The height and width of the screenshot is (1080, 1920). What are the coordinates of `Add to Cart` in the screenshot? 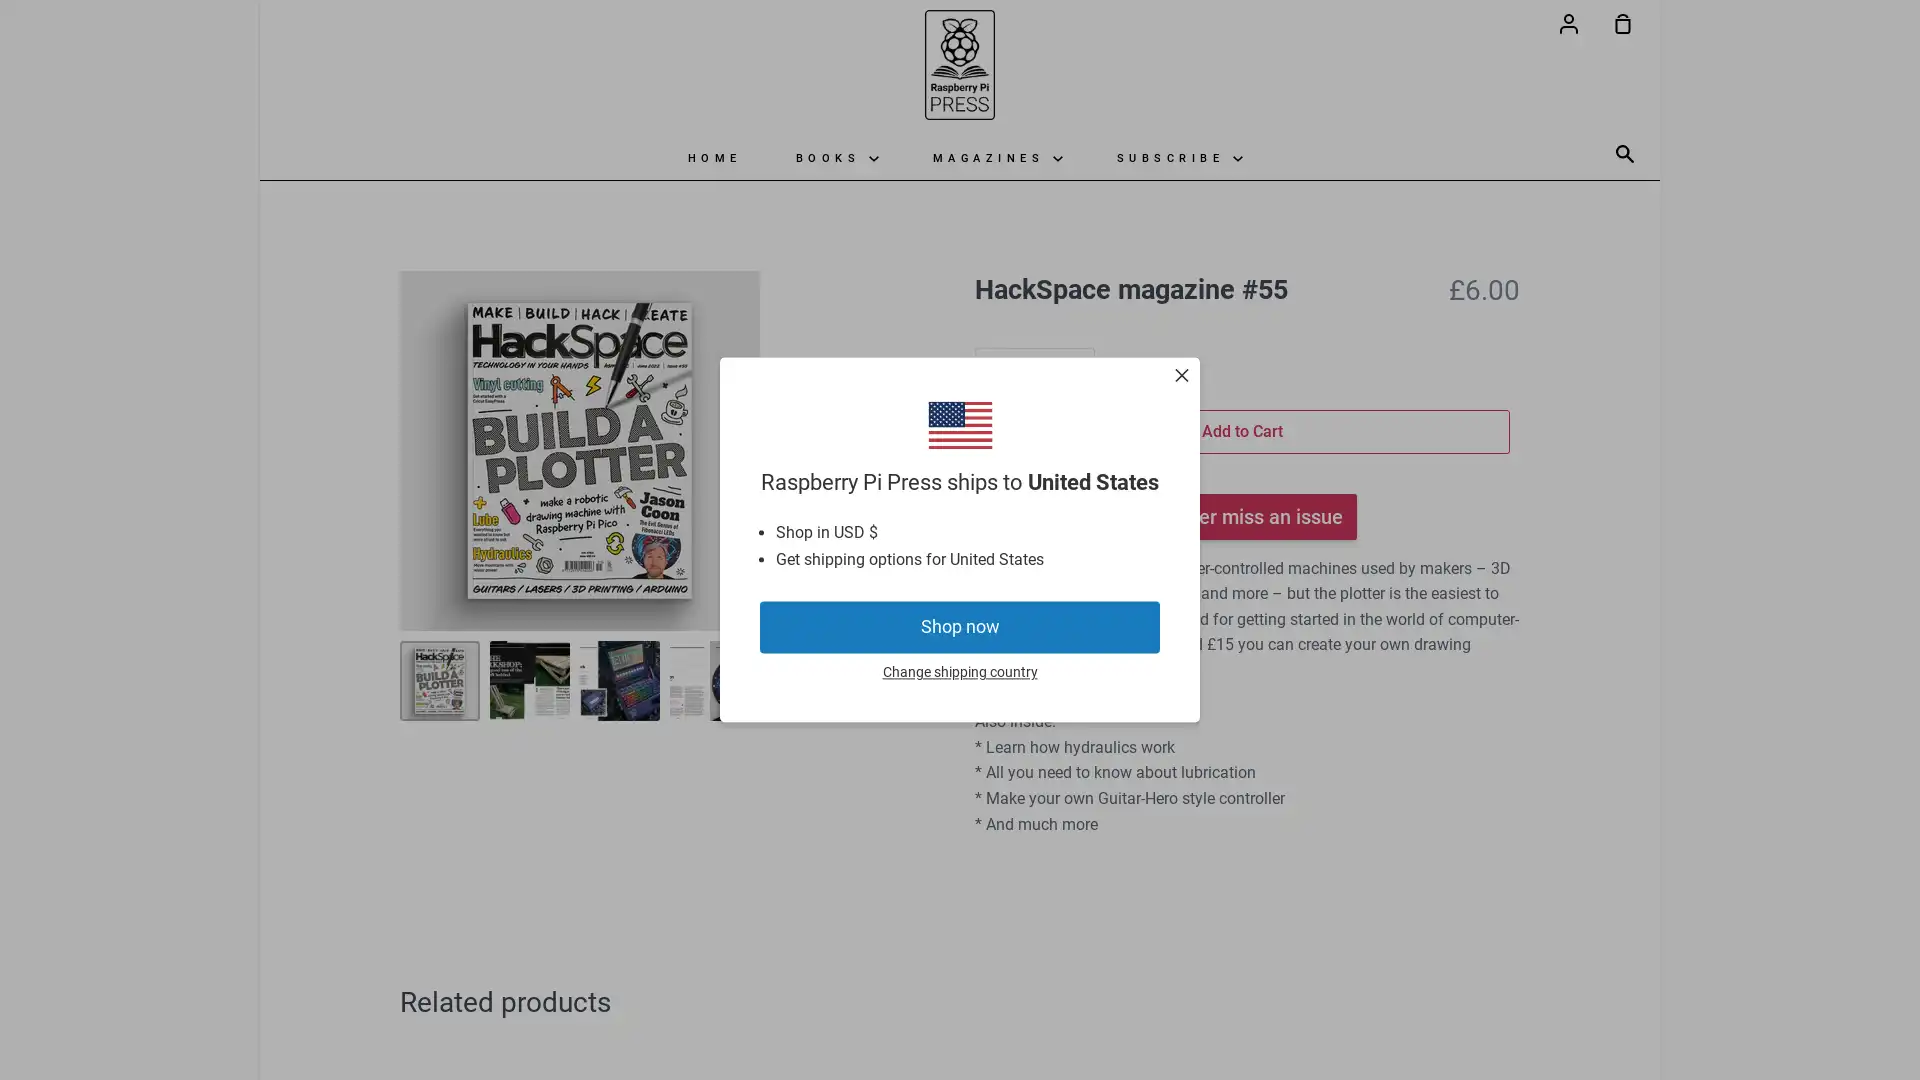 It's located at (1241, 430).